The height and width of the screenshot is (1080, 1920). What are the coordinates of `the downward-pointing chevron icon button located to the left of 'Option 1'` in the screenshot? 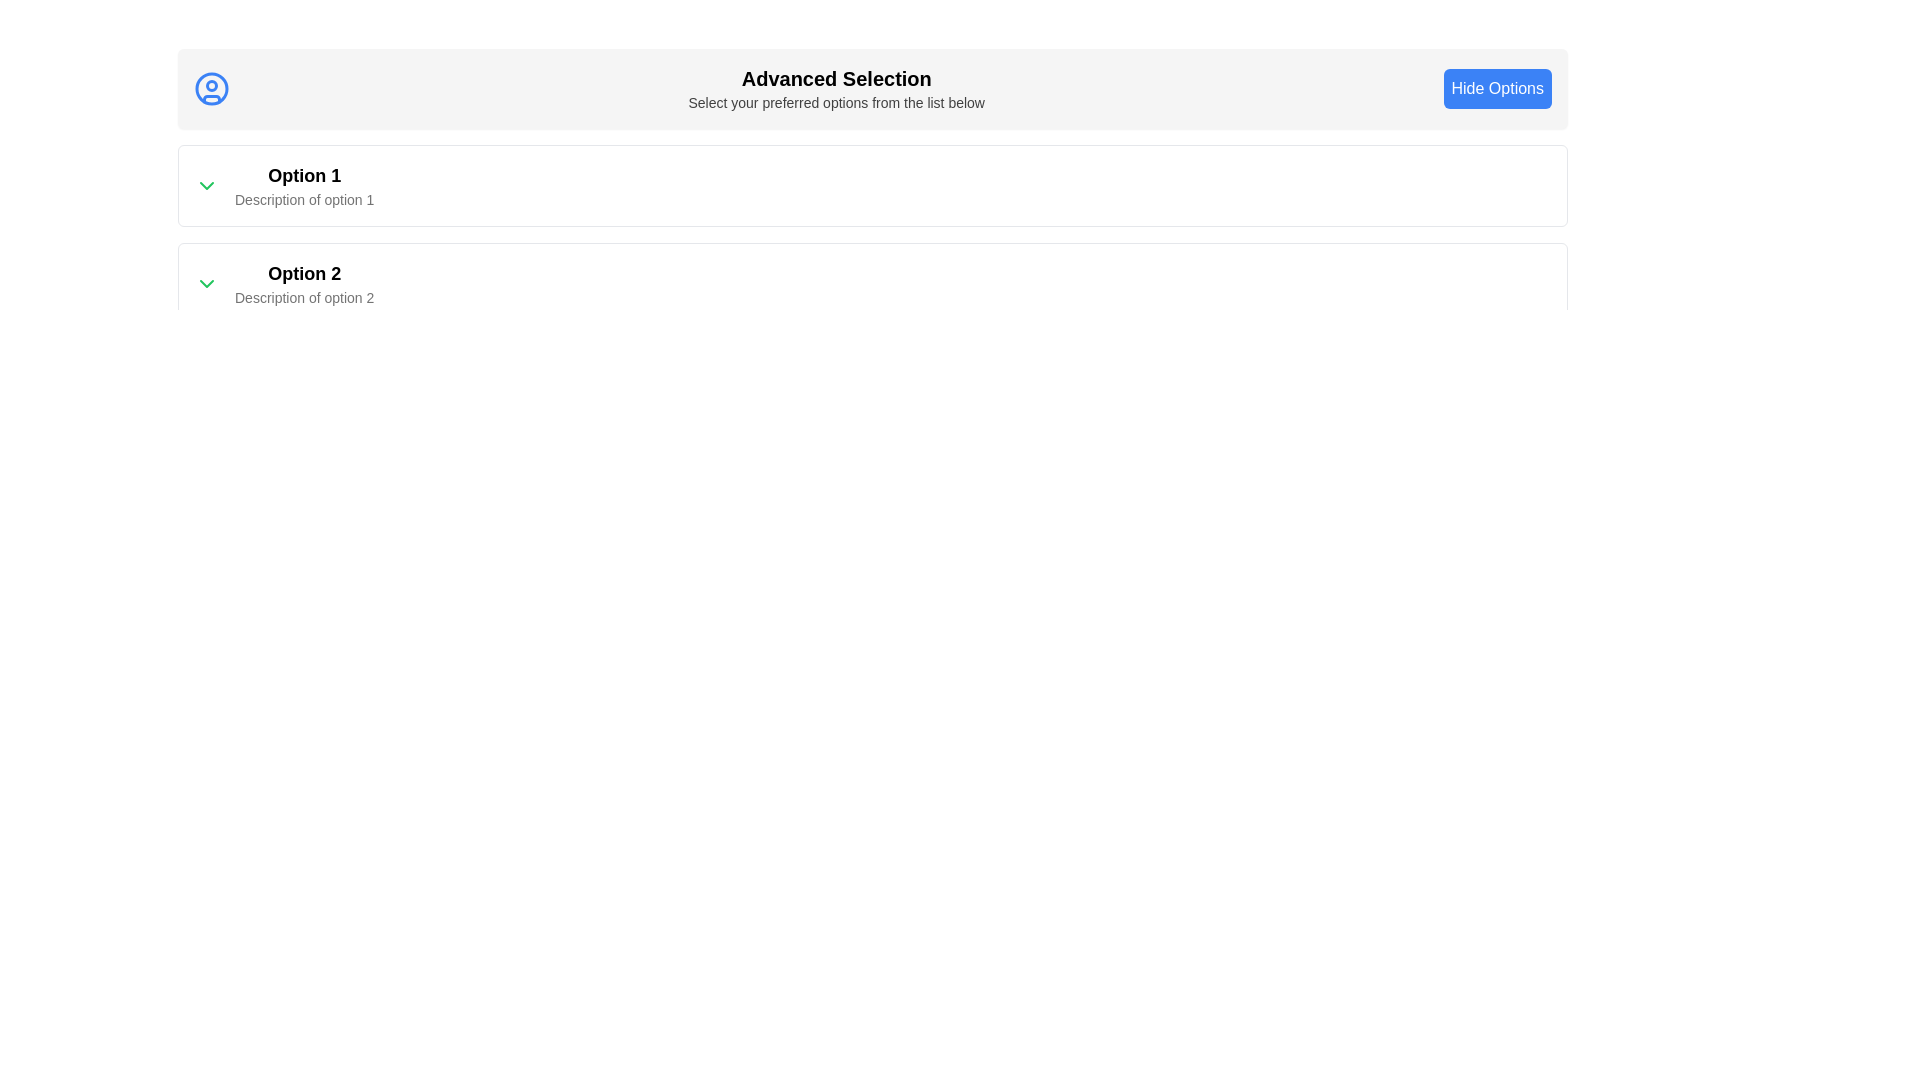 It's located at (206, 185).